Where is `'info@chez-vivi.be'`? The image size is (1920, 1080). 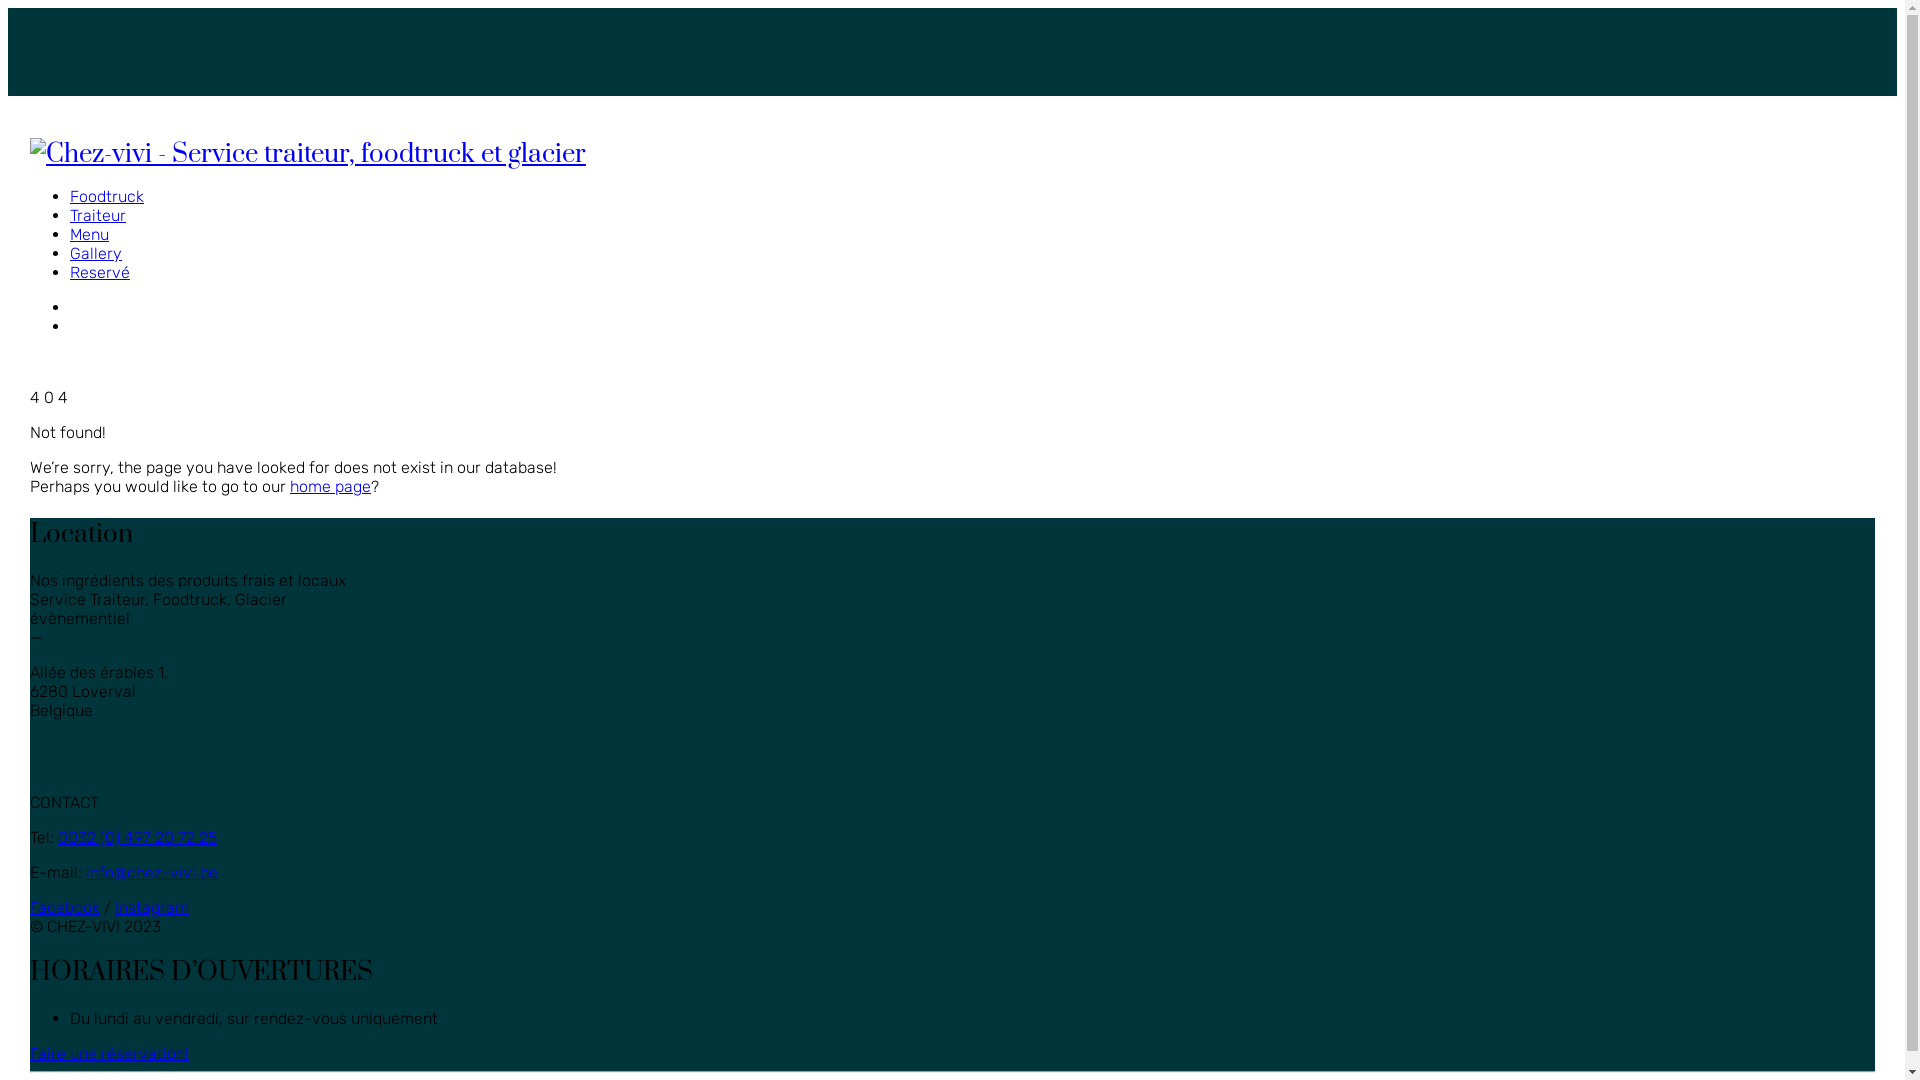
'info@chez-vivi.be' is located at coordinates (151, 871).